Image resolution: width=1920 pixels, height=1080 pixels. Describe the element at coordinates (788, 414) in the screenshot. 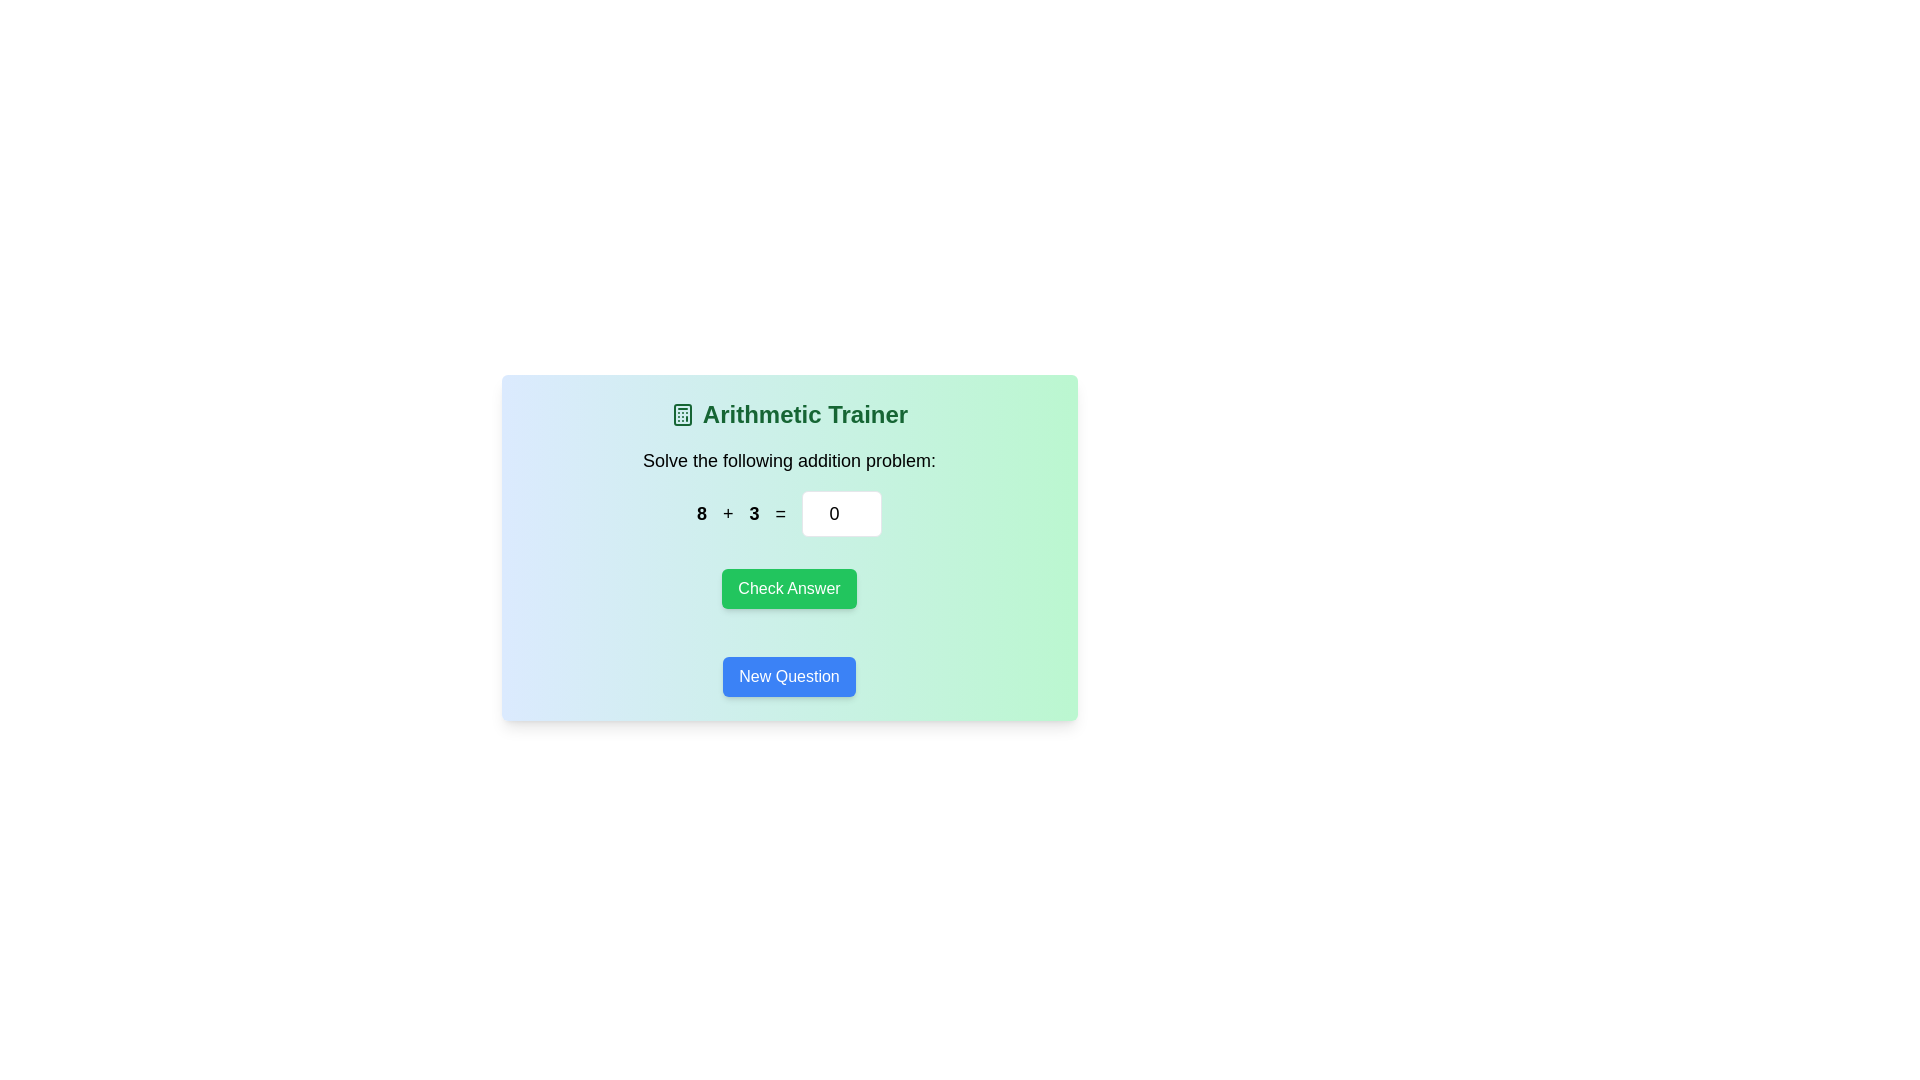

I see `the heading 'Arithmetic Trainer' which is displayed in large, bold, green text, located at the top center of the card layout, adjacent to a calculator icon` at that location.